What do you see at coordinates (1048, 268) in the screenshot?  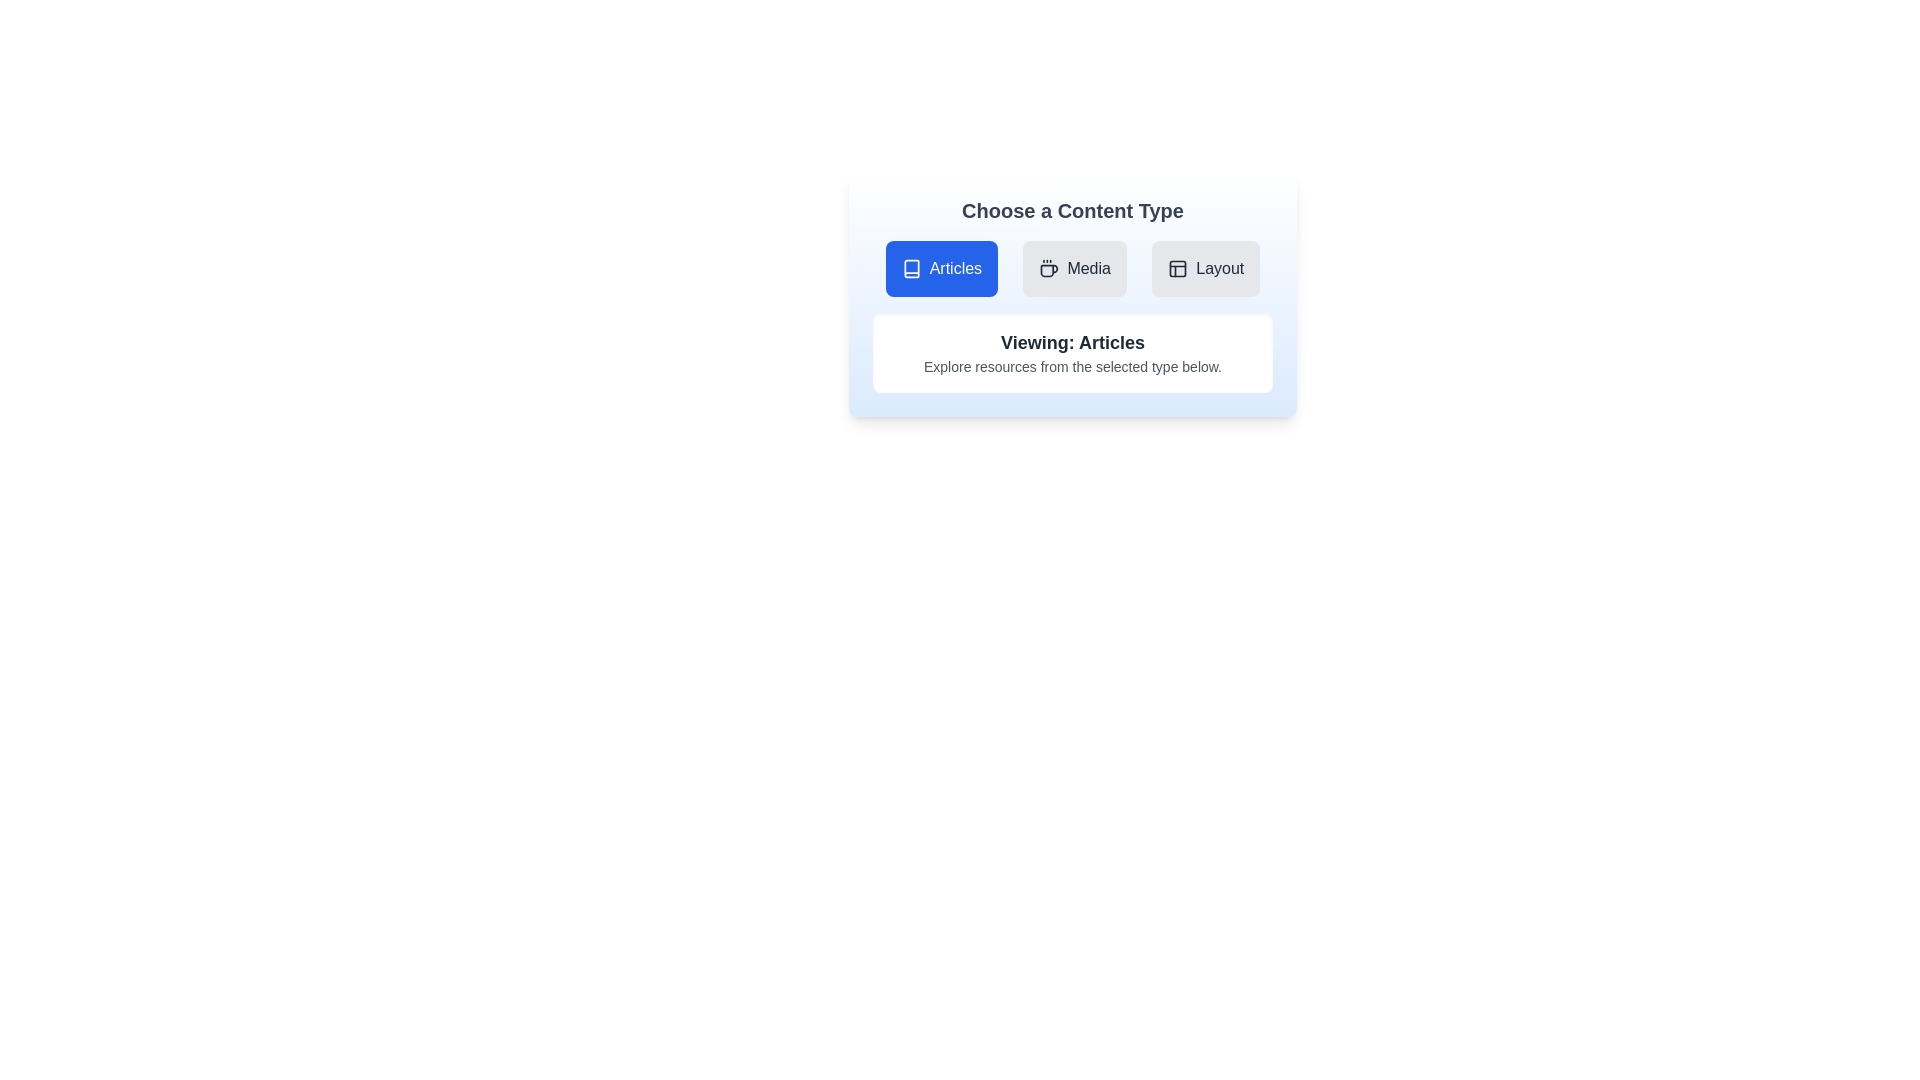 I see `the decorative coffee cup icon located near the left of the 'Media' menu option` at bounding box center [1048, 268].